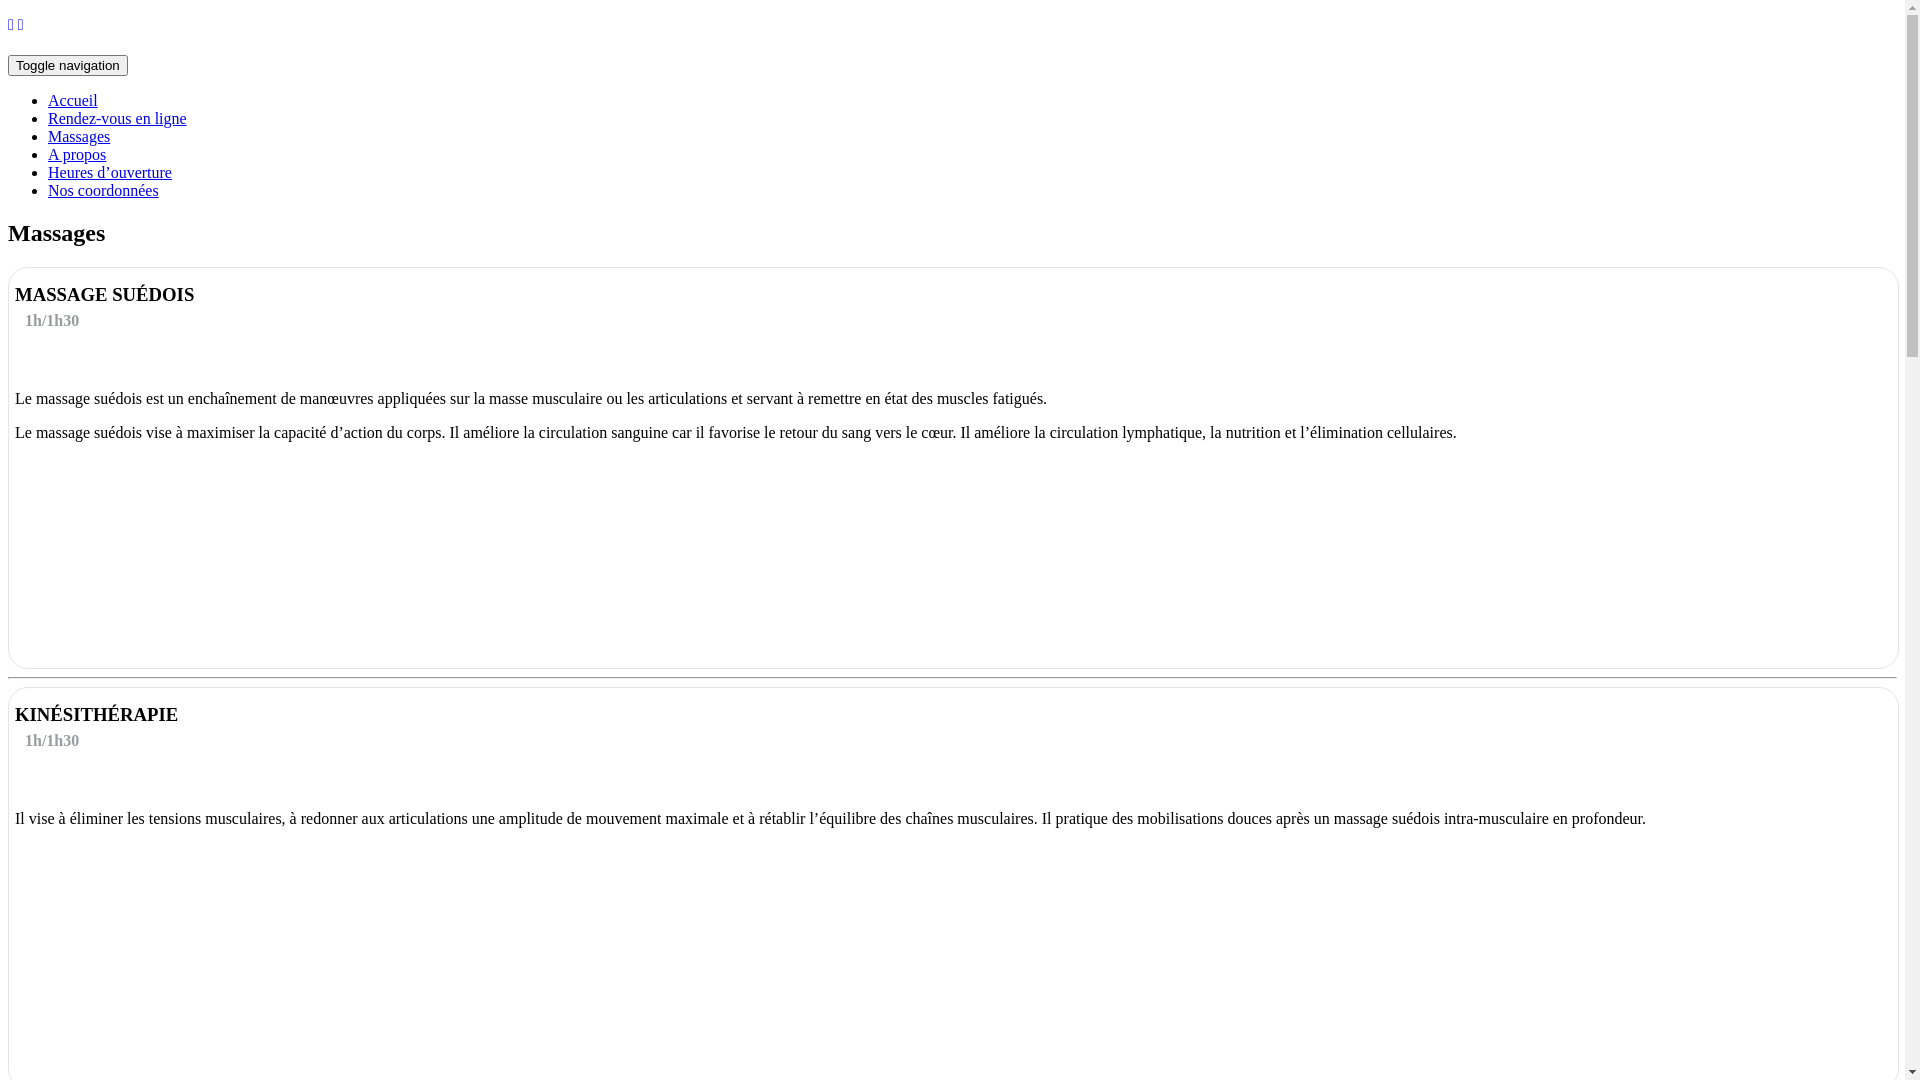 Image resolution: width=1920 pixels, height=1080 pixels. Describe the element at coordinates (72, 100) in the screenshot. I see `'Accueil'` at that location.